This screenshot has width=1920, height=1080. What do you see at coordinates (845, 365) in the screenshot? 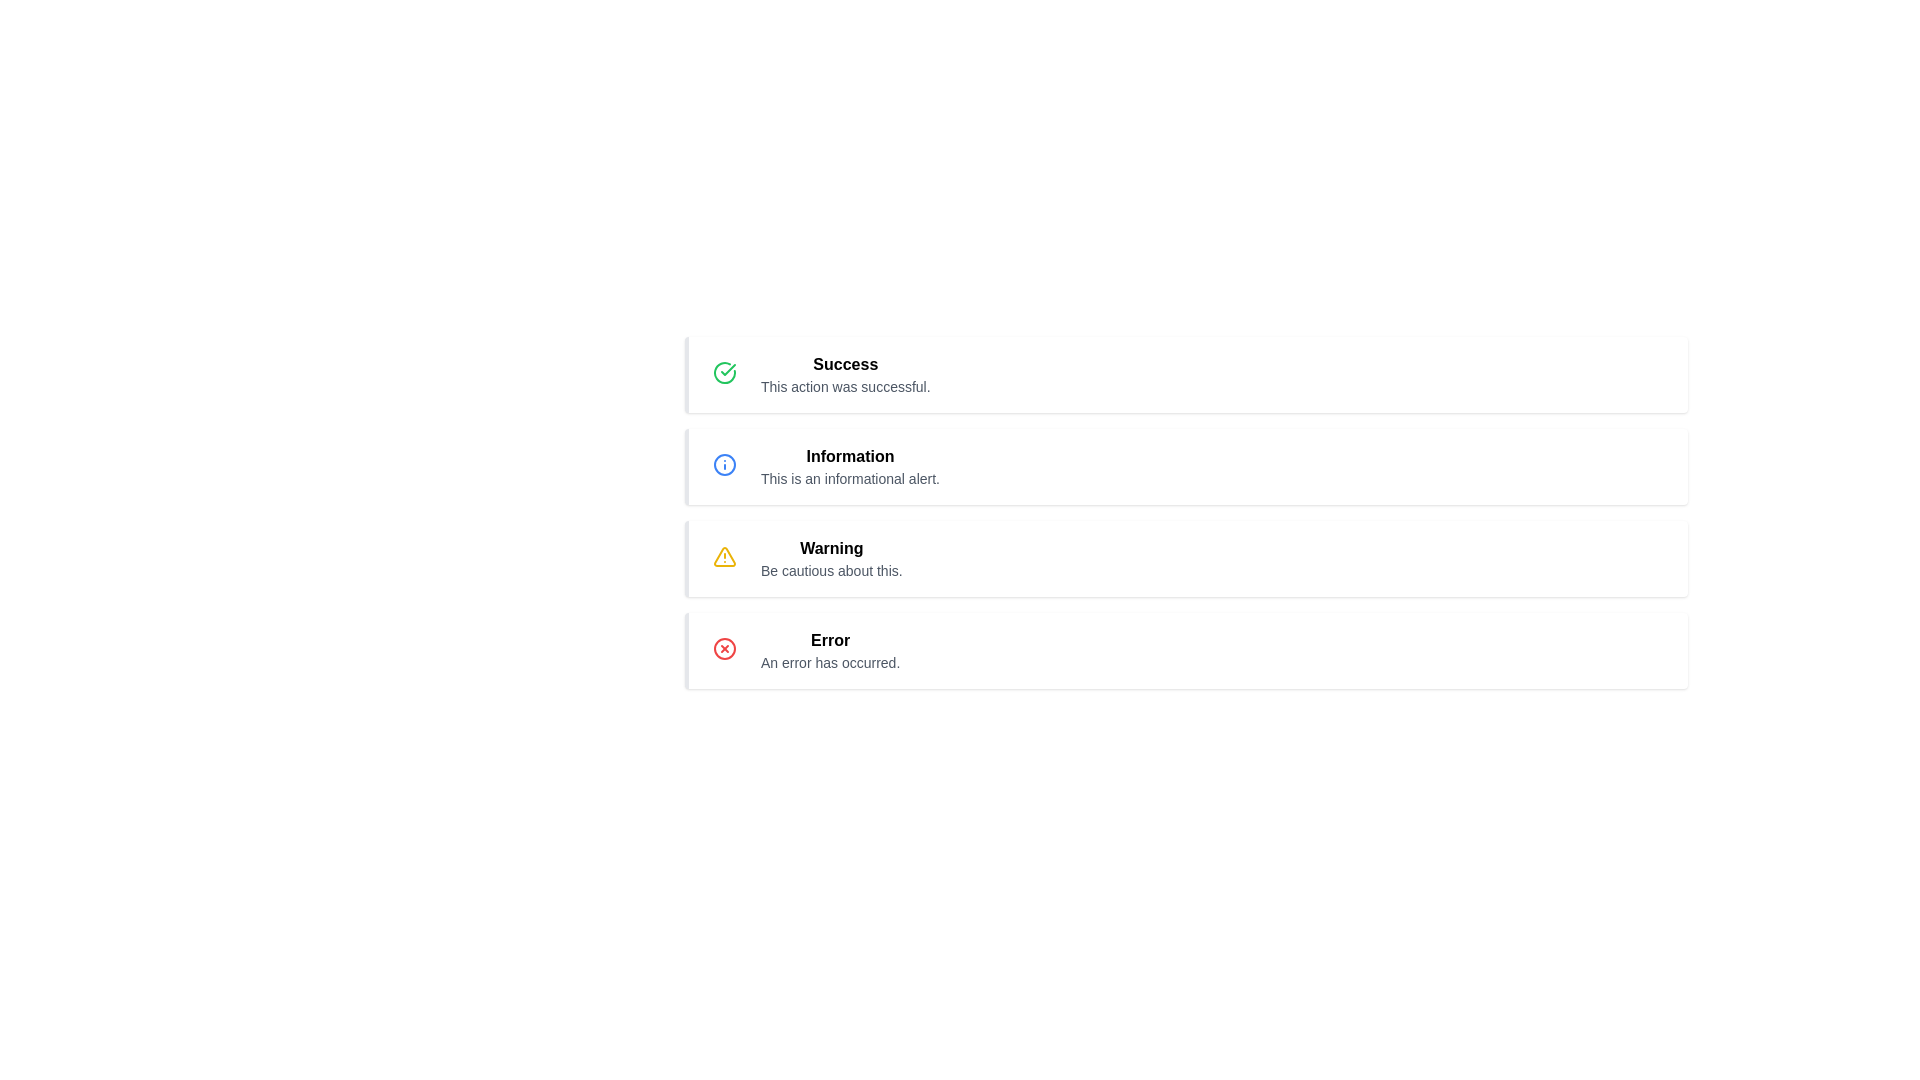
I see `the bolded text label displaying the word 'Success' at the top of the notification card` at bounding box center [845, 365].